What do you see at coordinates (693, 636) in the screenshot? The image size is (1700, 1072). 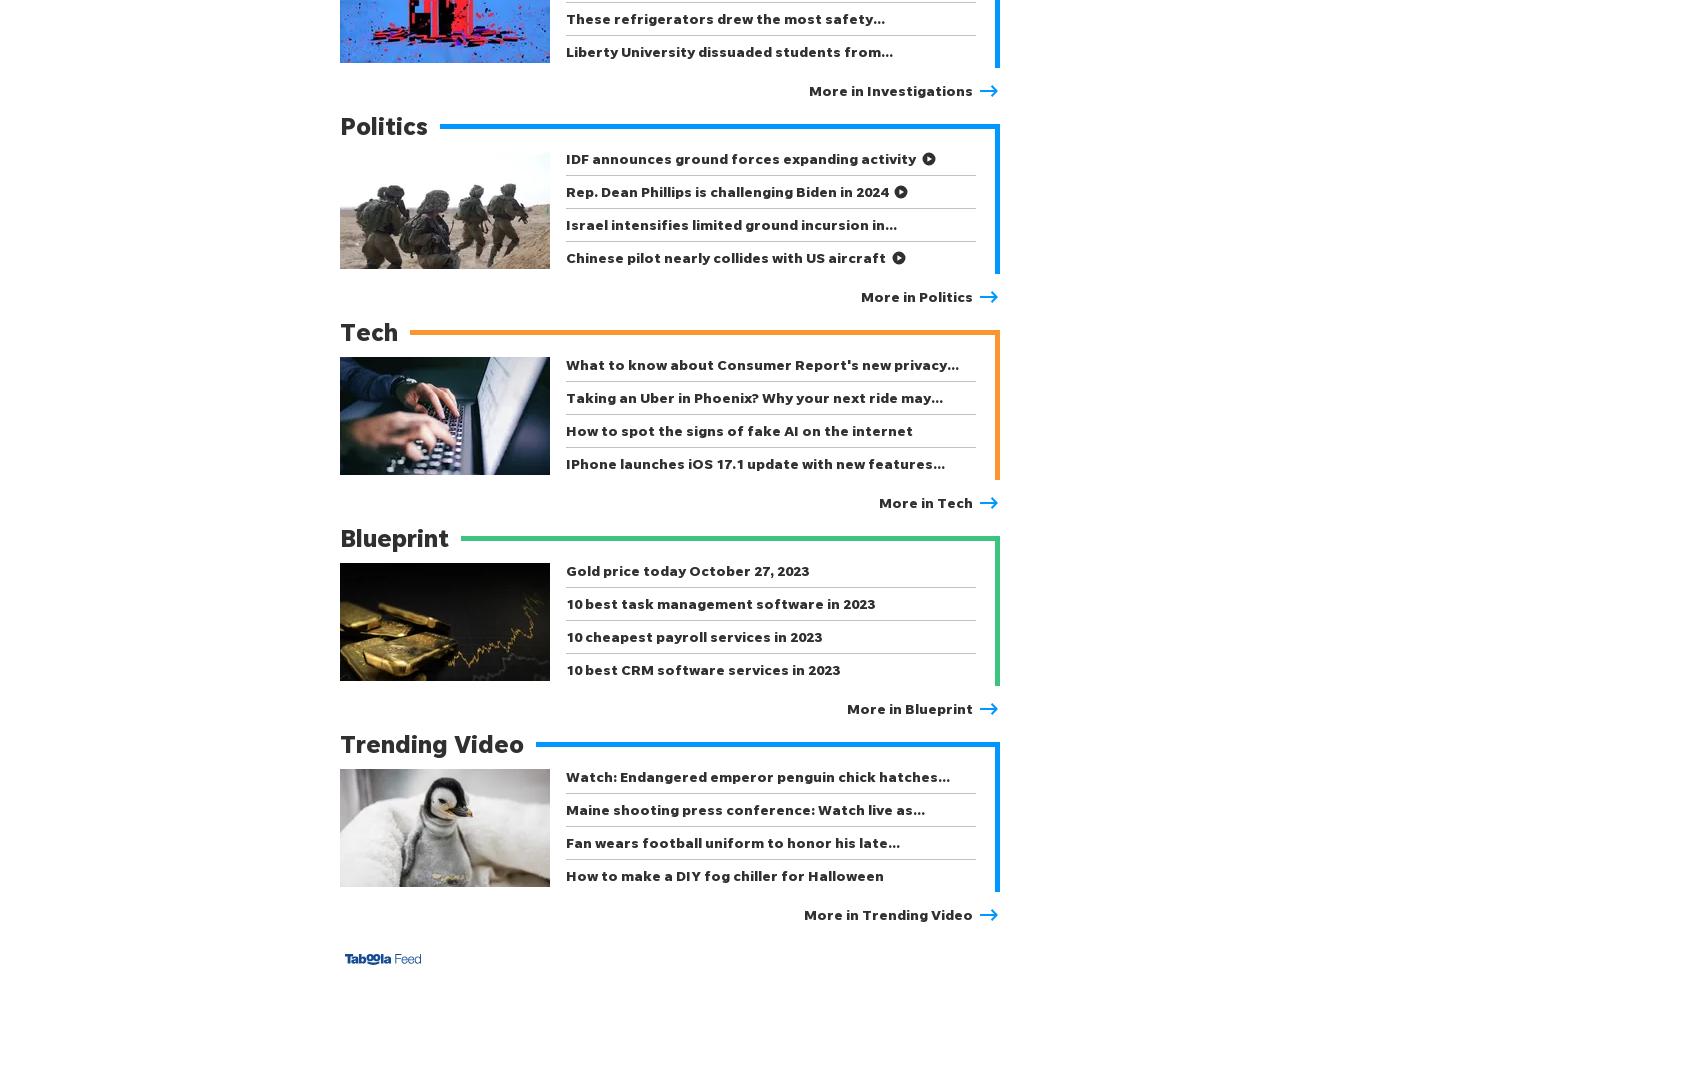 I see `'10 cheapest payroll services in 2023'` at bounding box center [693, 636].